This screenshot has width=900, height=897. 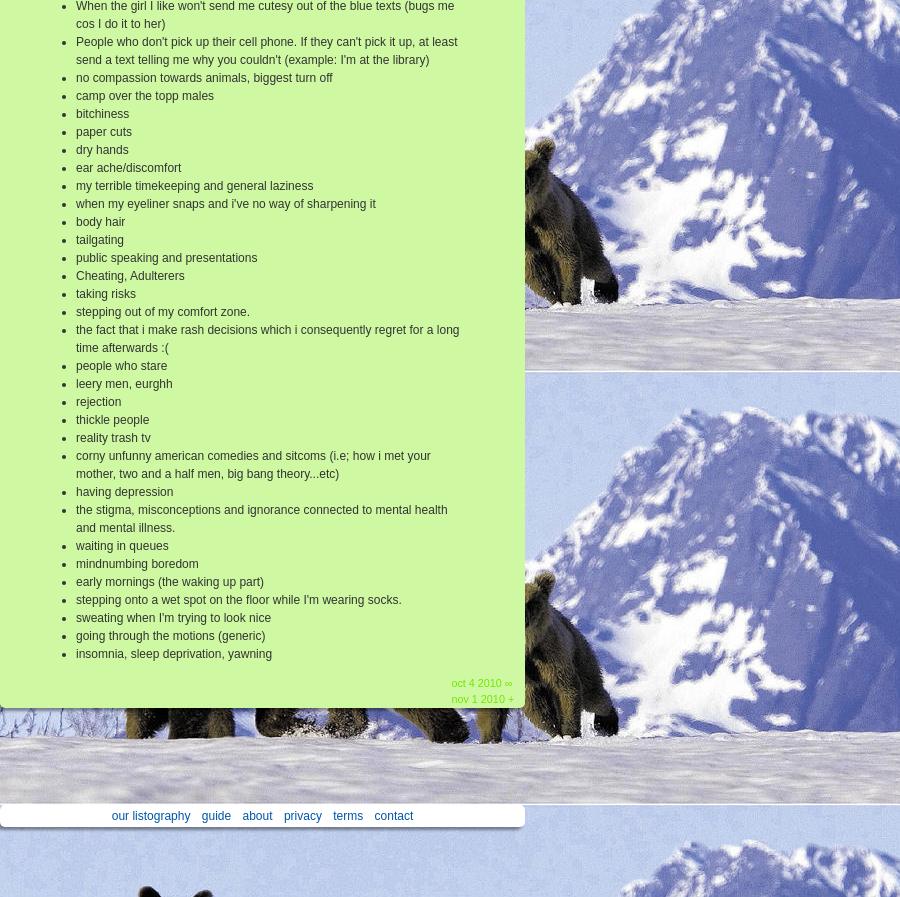 I want to click on 'the fact that i make rash decisions which i consequently regret for a long time afterwards :(', so click(x=74, y=337).